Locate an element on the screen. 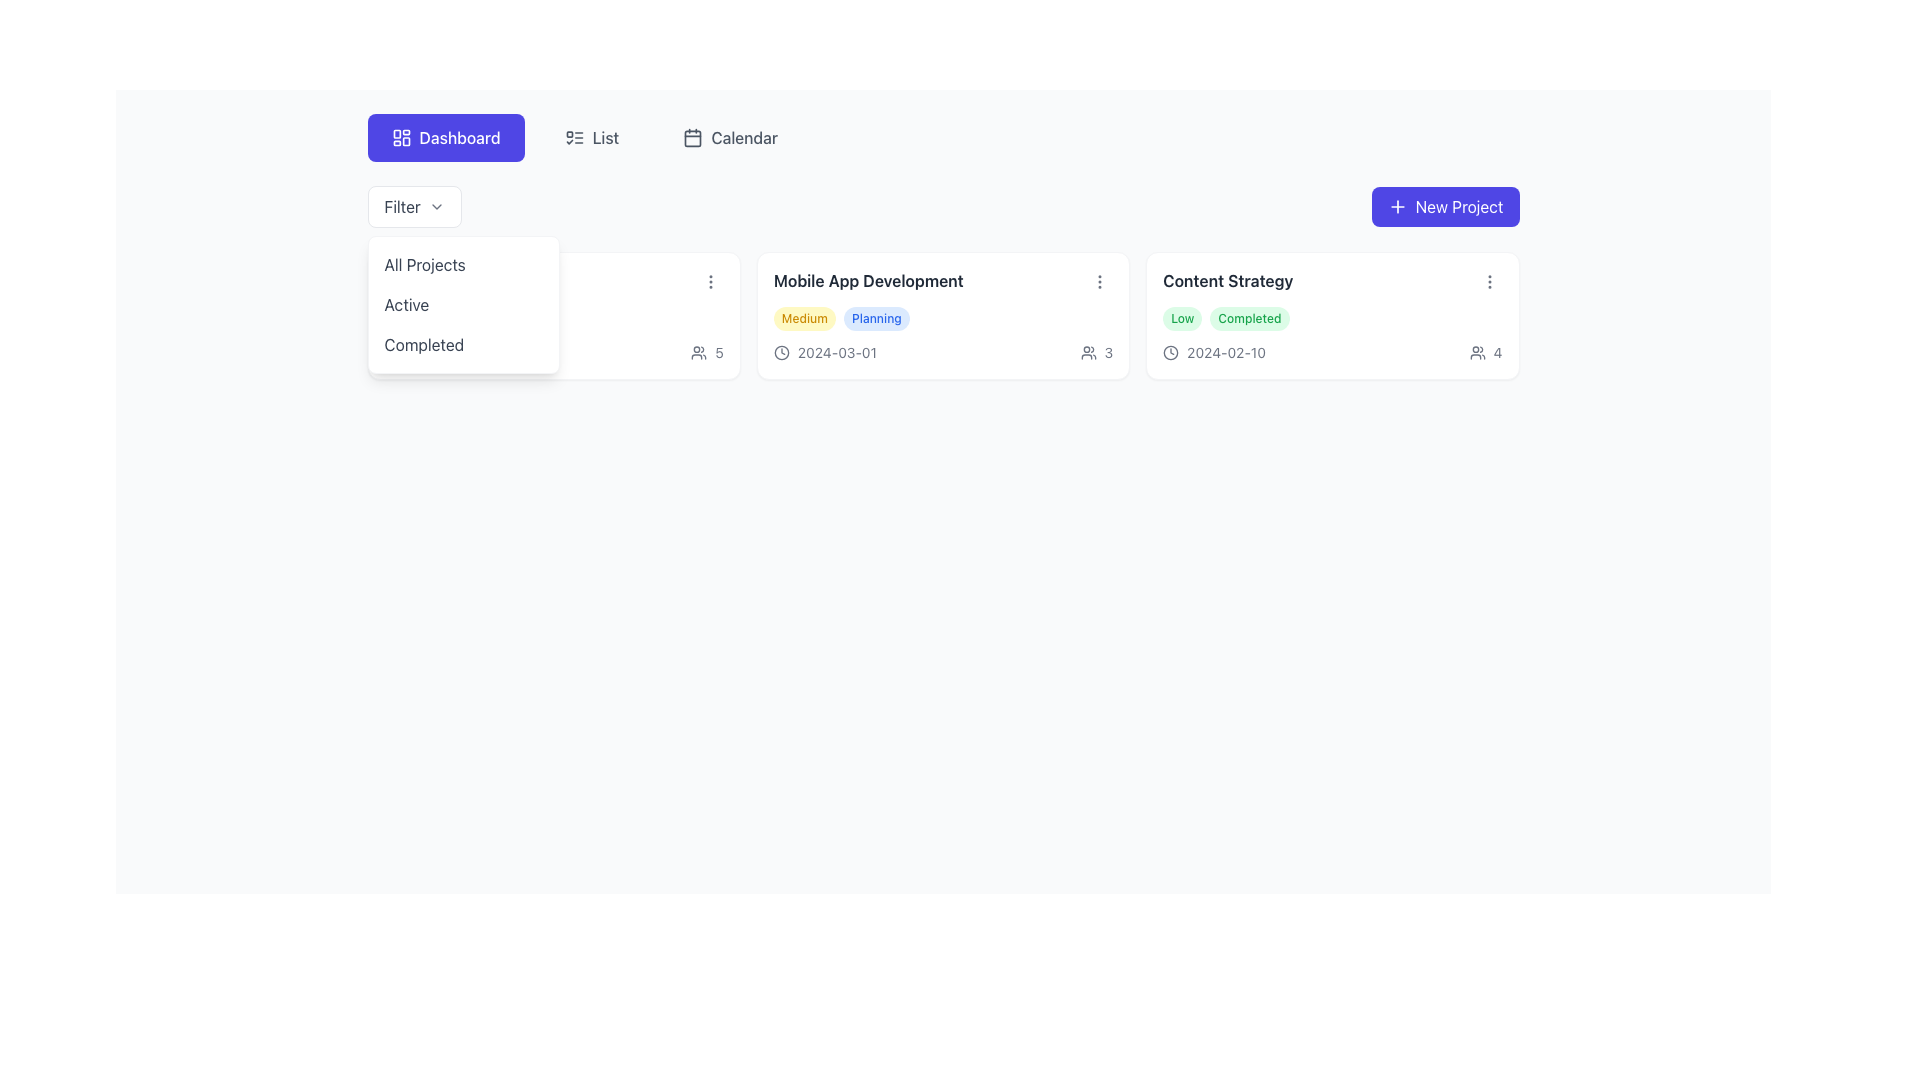 This screenshot has width=1920, height=1080. the date/time Icon located to the left of the text '2024-03-01' is located at coordinates (780, 352).